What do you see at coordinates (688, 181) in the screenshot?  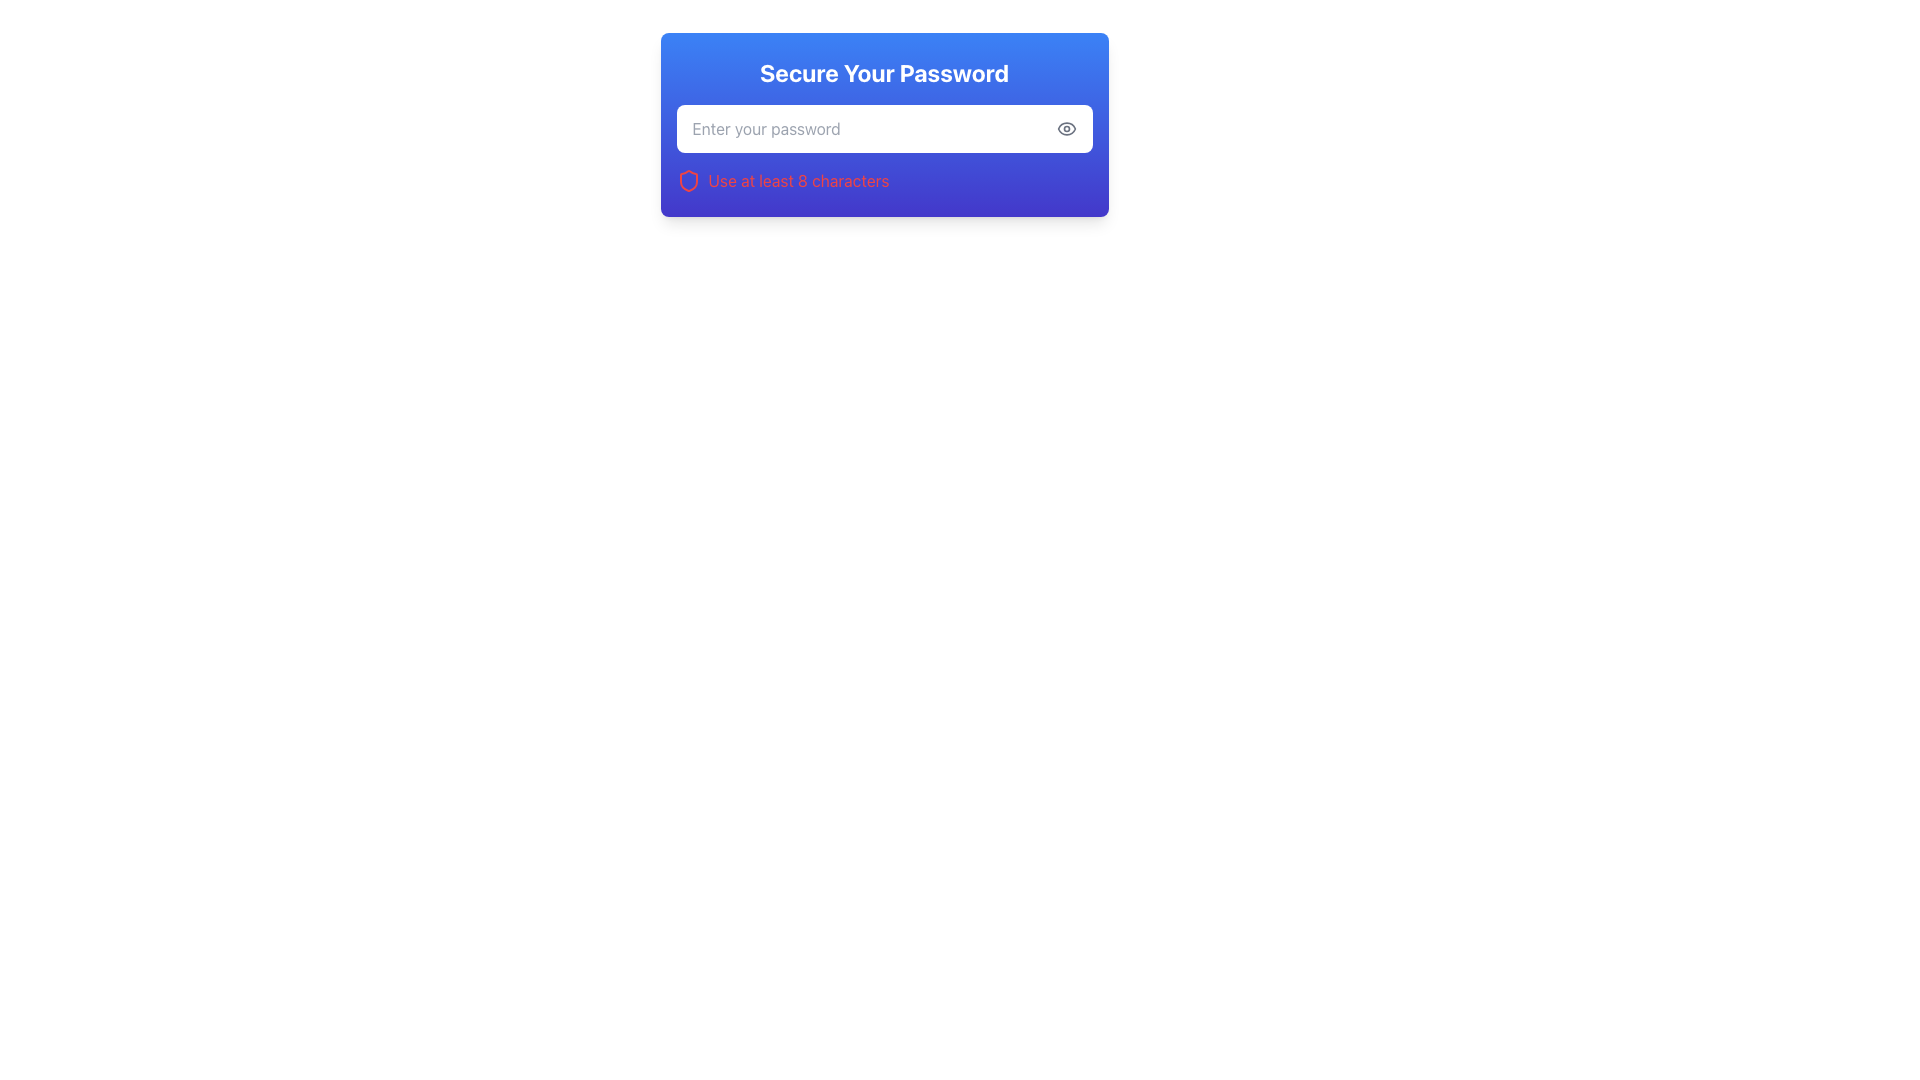 I see `the warning icon indicating secure password creation, located to the left of the phrase 'Use at least 8 characters'` at bounding box center [688, 181].